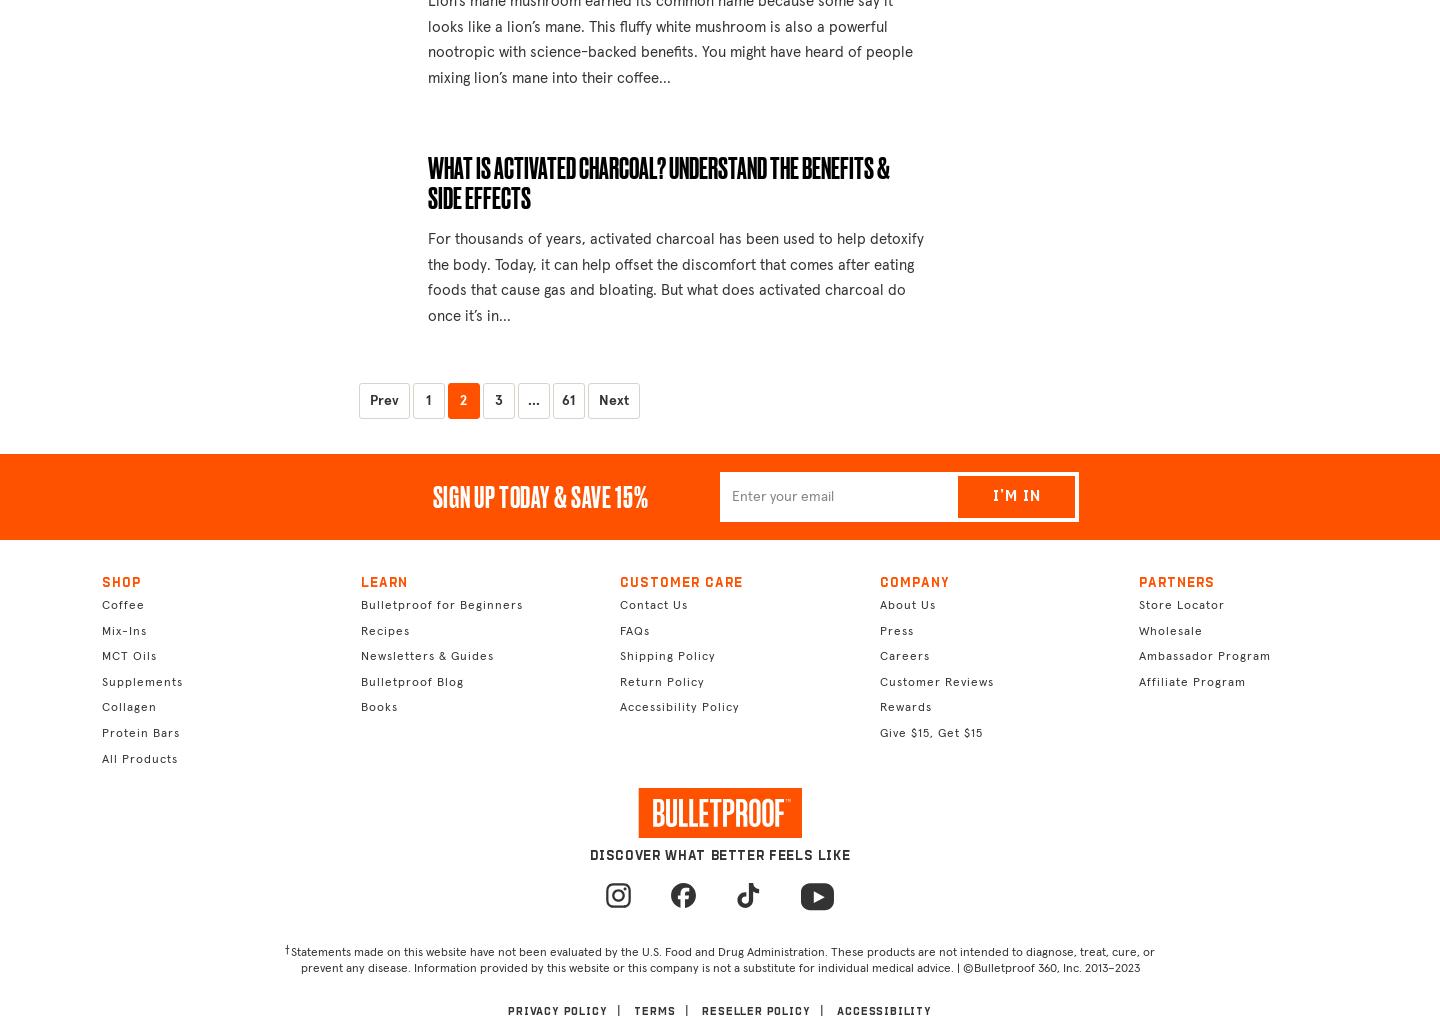 The height and width of the screenshot is (1030, 1440). I want to click on 'Privacy Policy', so click(557, 1010).